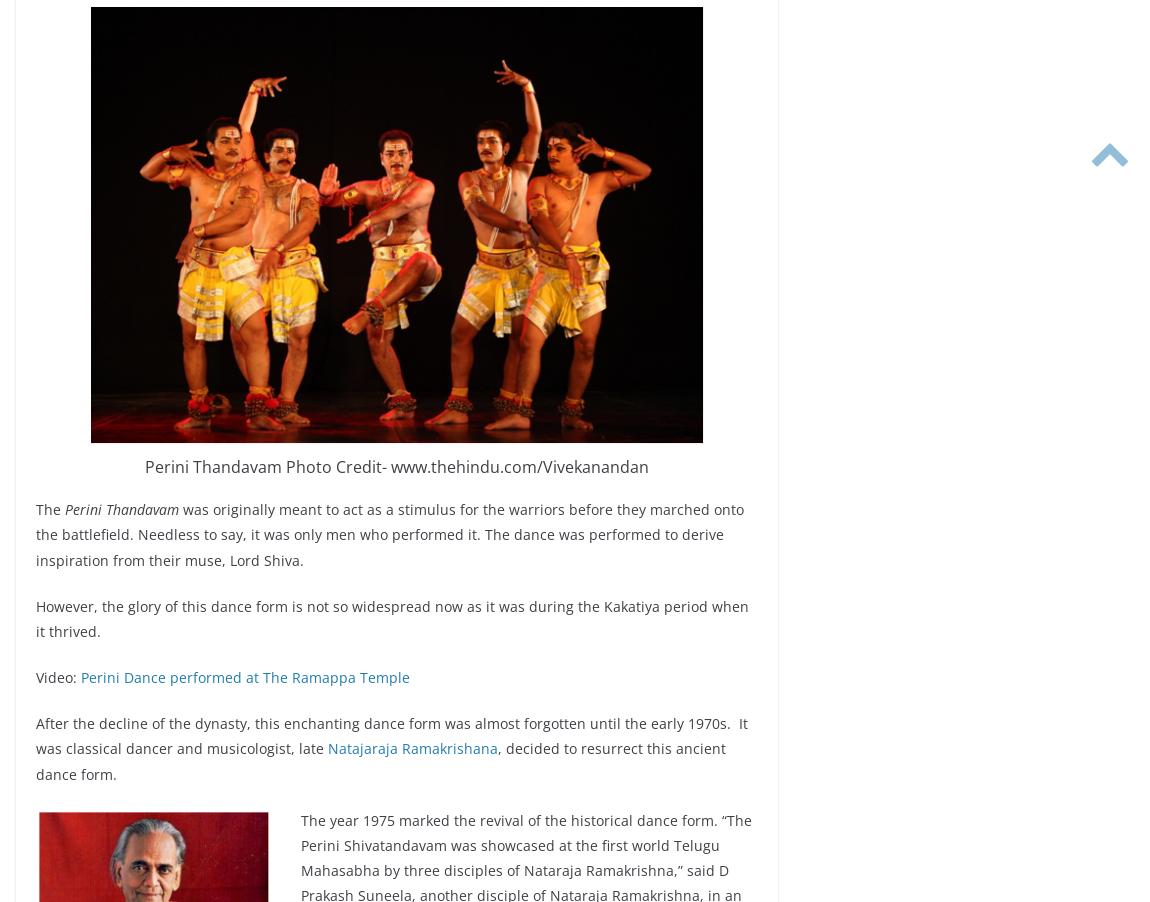  What do you see at coordinates (34, 676) in the screenshot?
I see `'Video:'` at bounding box center [34, 676].